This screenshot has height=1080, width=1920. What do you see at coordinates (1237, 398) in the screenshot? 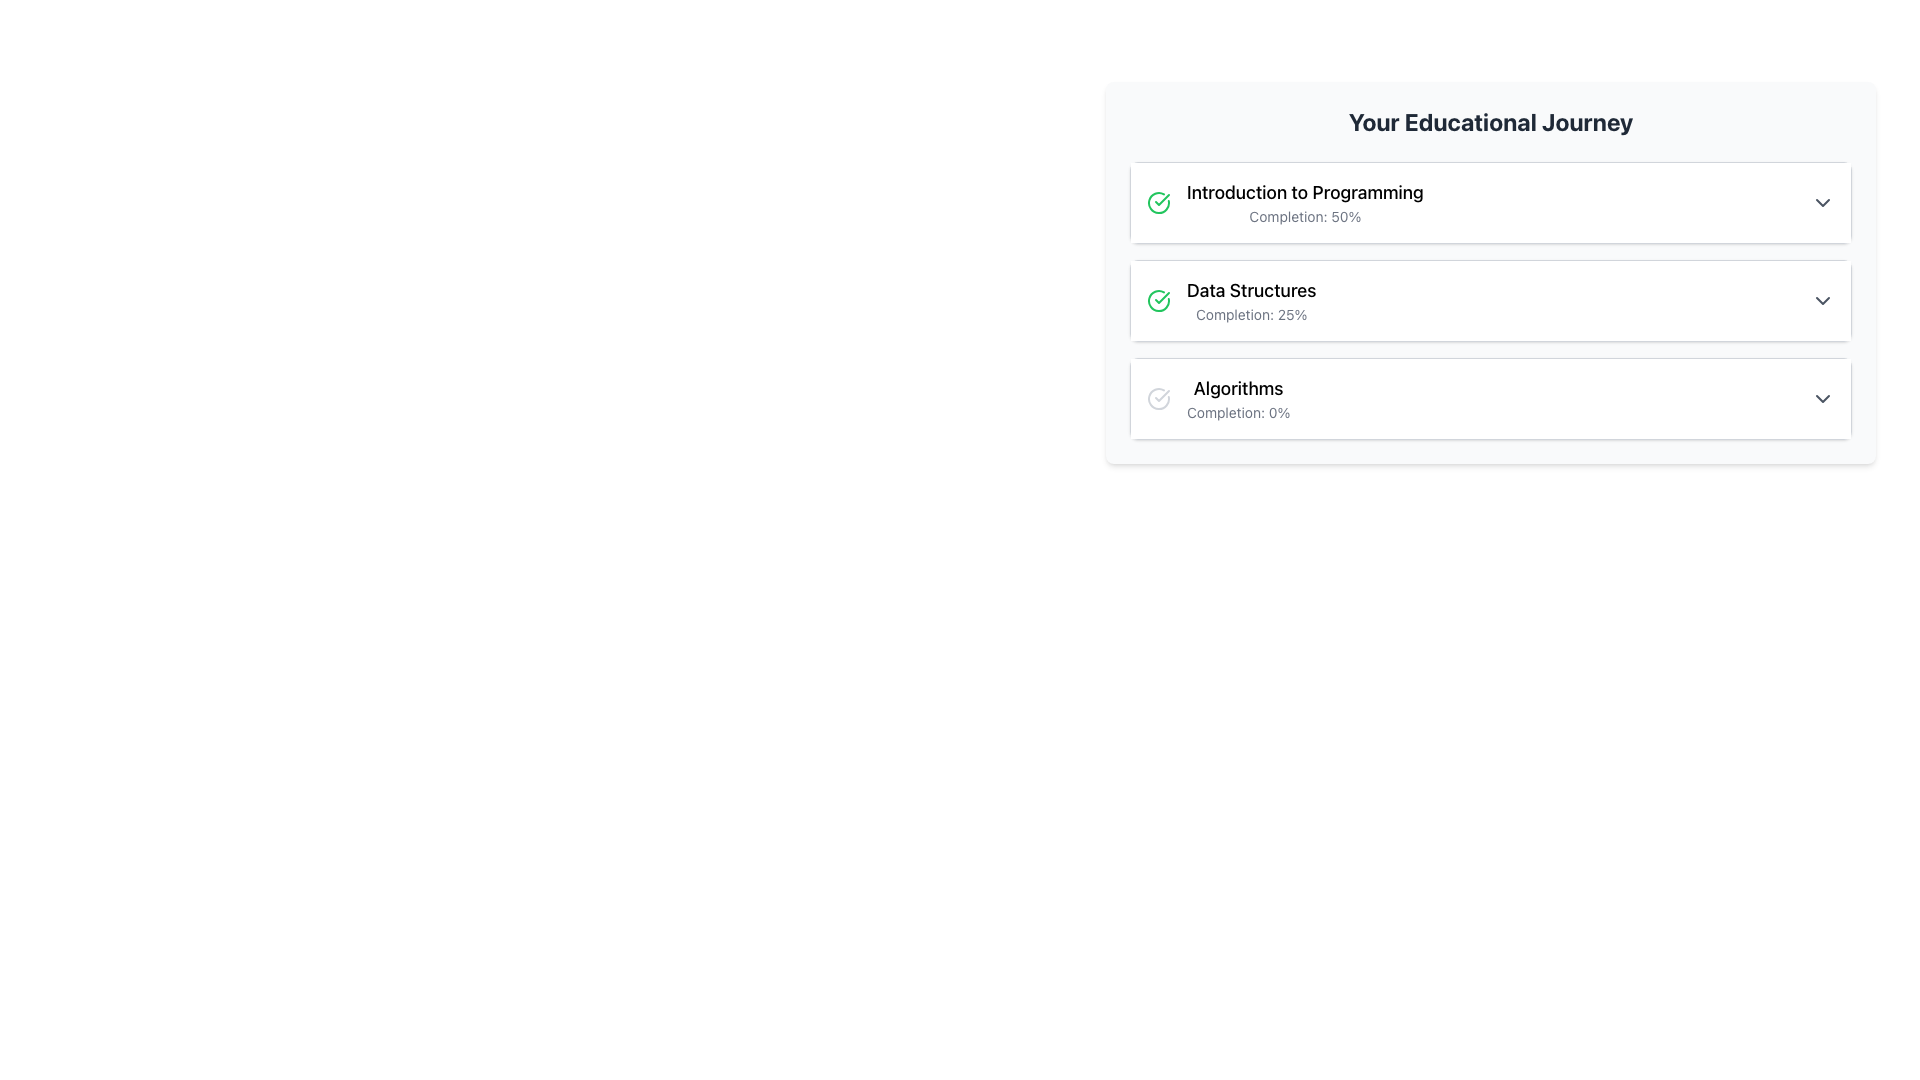
I see `the 'Algorithms' label with progress indication, which displays '0%' completion and is the third item in the vertical list labeled 'Your Educational Journey'` at bounding box center [1237, 398].